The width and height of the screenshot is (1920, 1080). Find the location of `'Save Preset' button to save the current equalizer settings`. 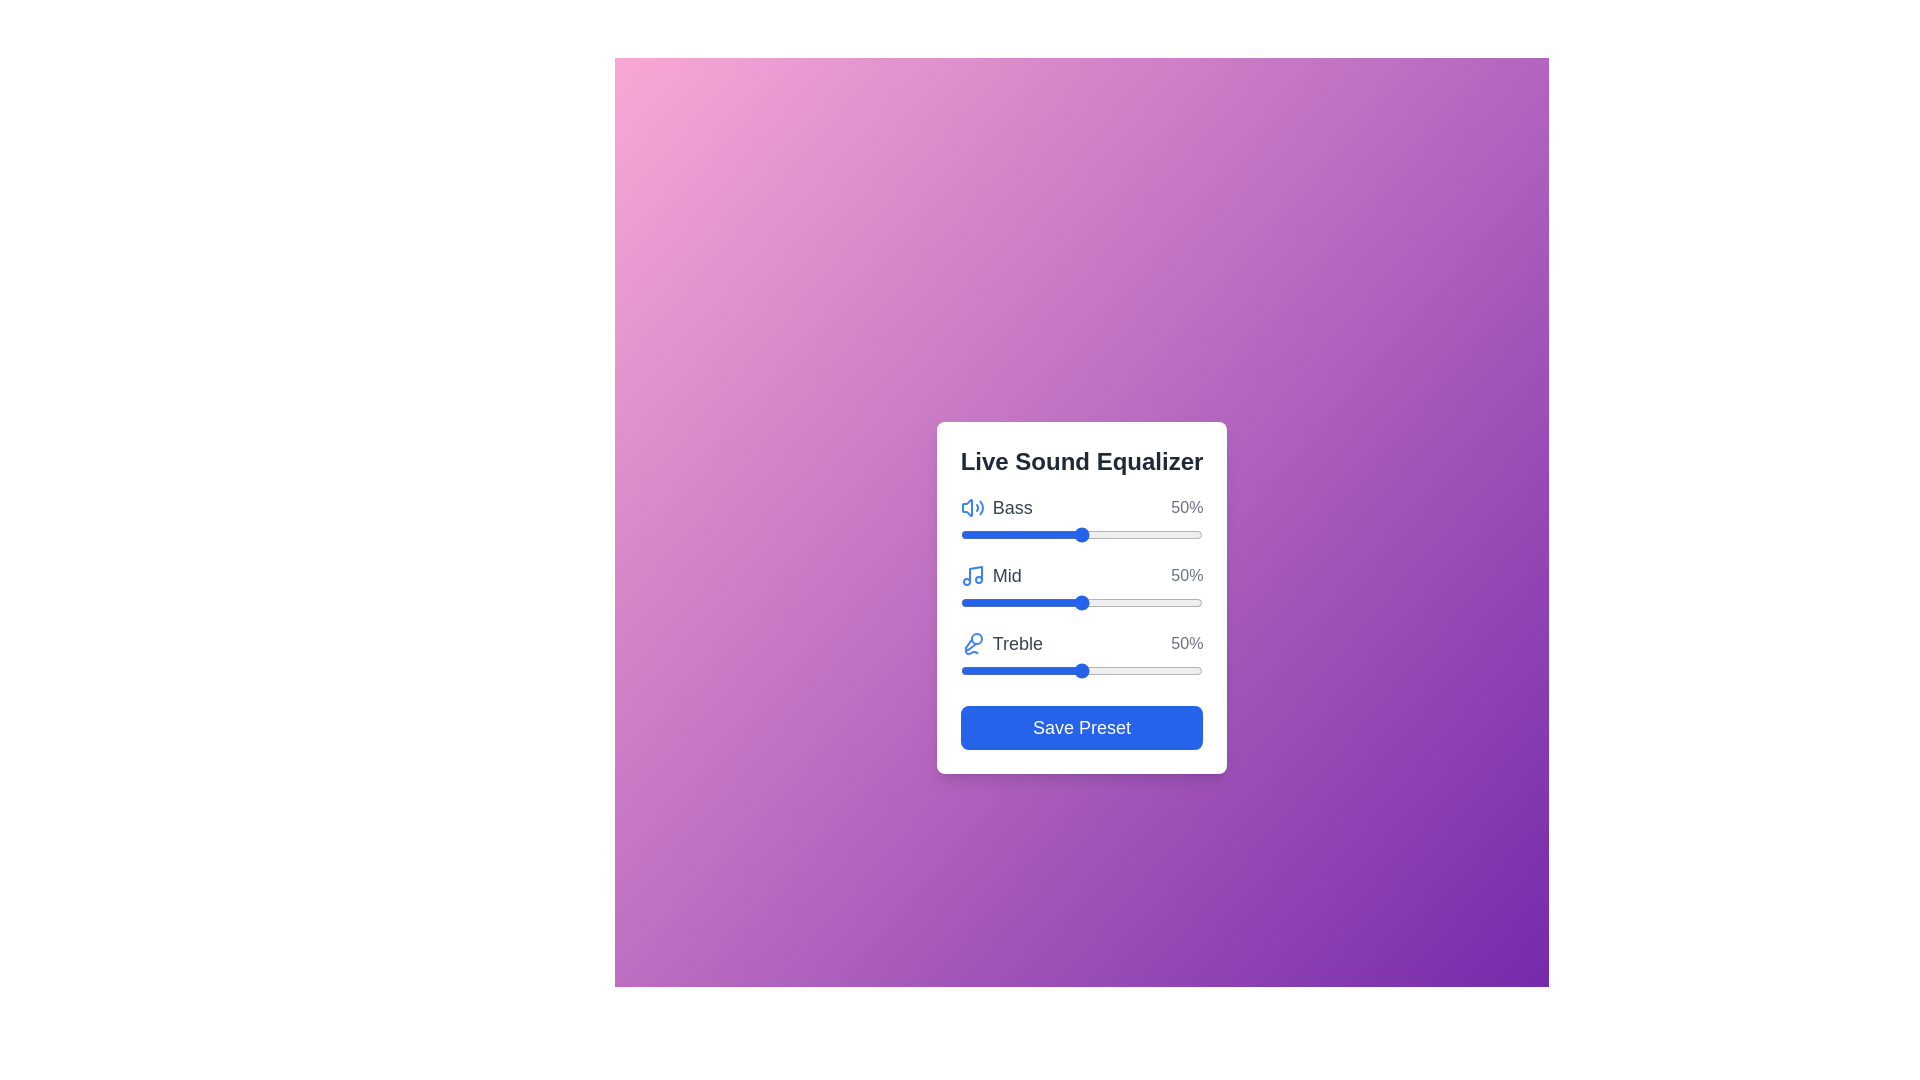

'Save Preset' button to save the current equalizer settings is located at coordinates (1080, 728).